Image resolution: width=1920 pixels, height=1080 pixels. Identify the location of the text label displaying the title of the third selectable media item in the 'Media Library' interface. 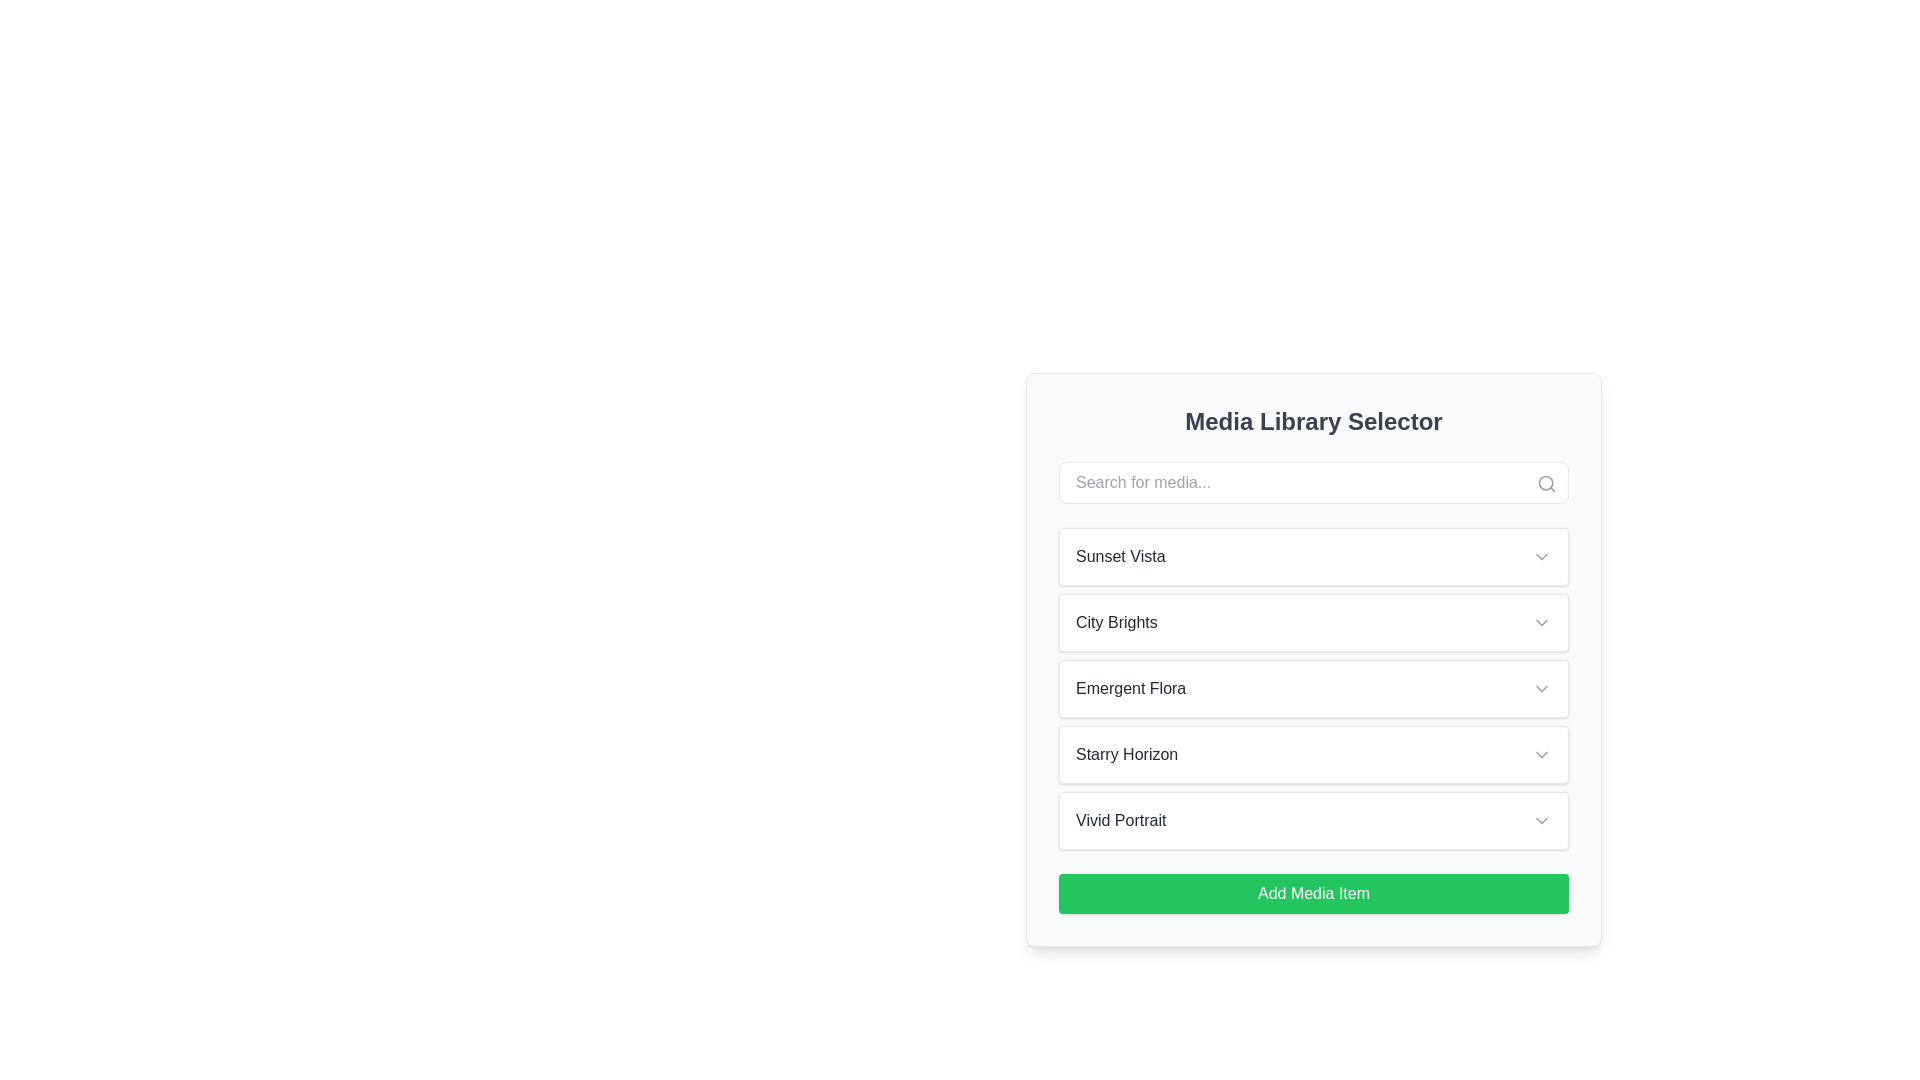
(1131, 688).